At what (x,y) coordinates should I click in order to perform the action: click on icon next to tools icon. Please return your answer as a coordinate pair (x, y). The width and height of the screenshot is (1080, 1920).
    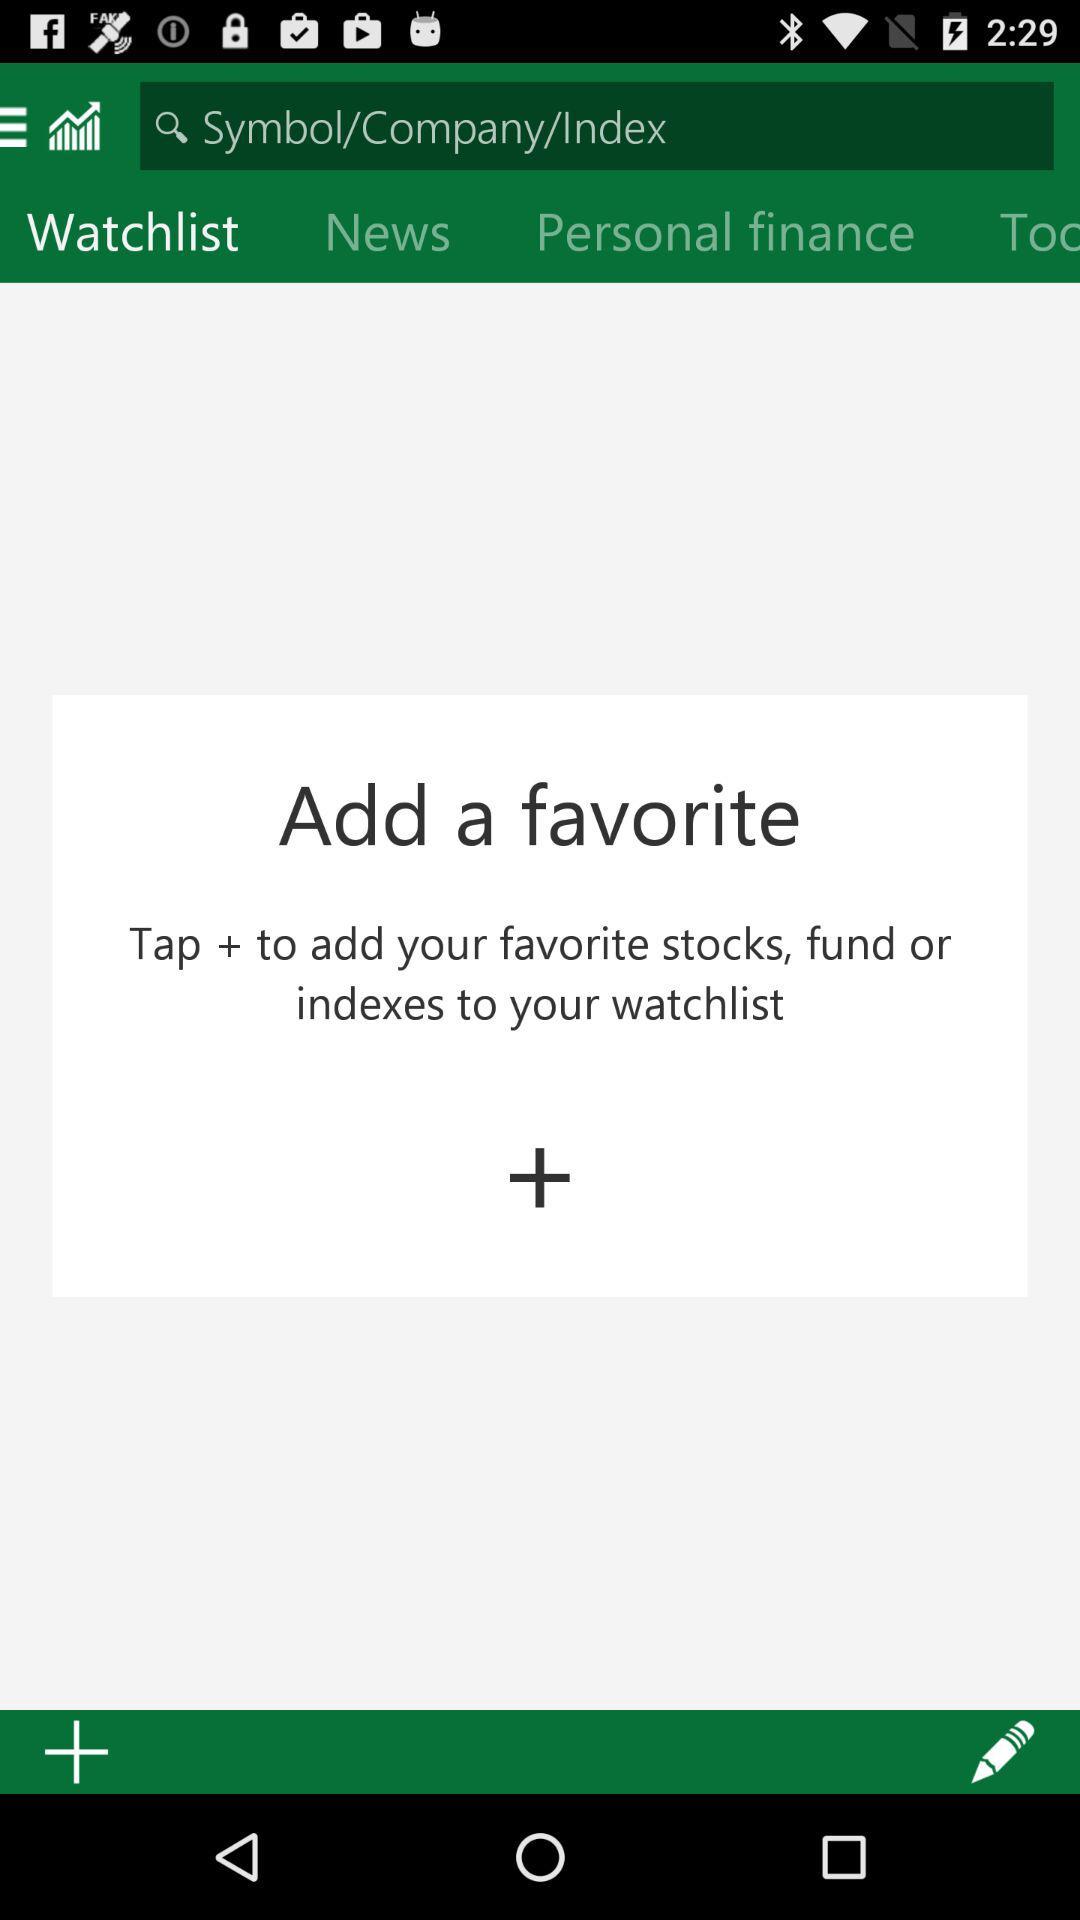
    Looking at the image, I should click on (741, 235).